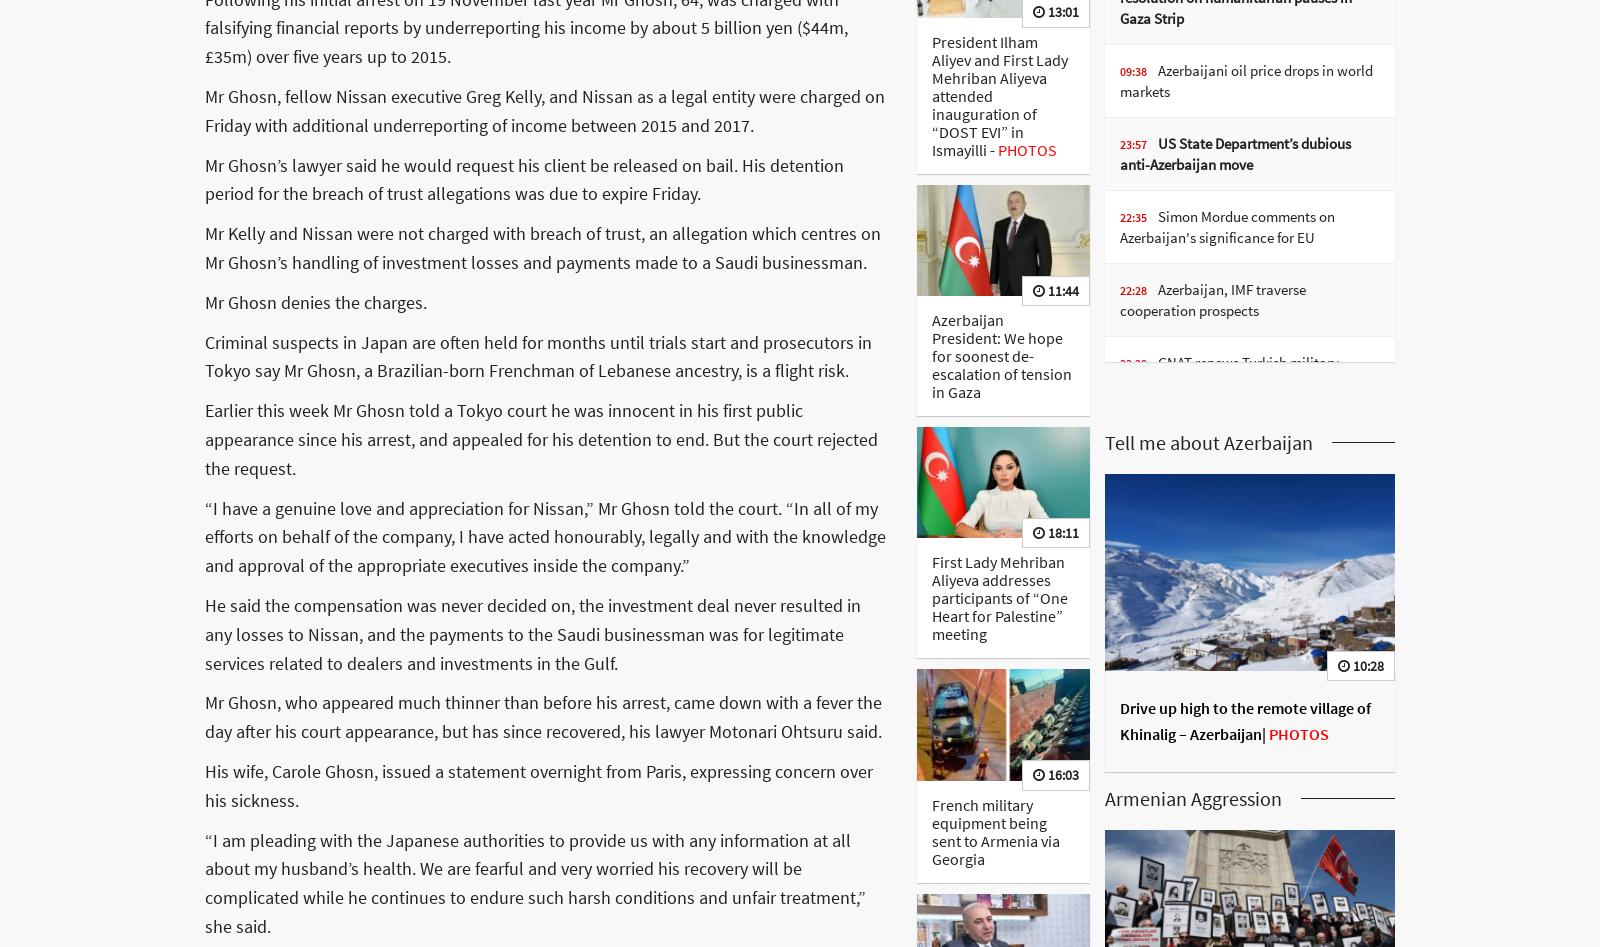  Describe the element at coordinates (1132, 217) in the screenshot. I see `'22:35'` at that location.